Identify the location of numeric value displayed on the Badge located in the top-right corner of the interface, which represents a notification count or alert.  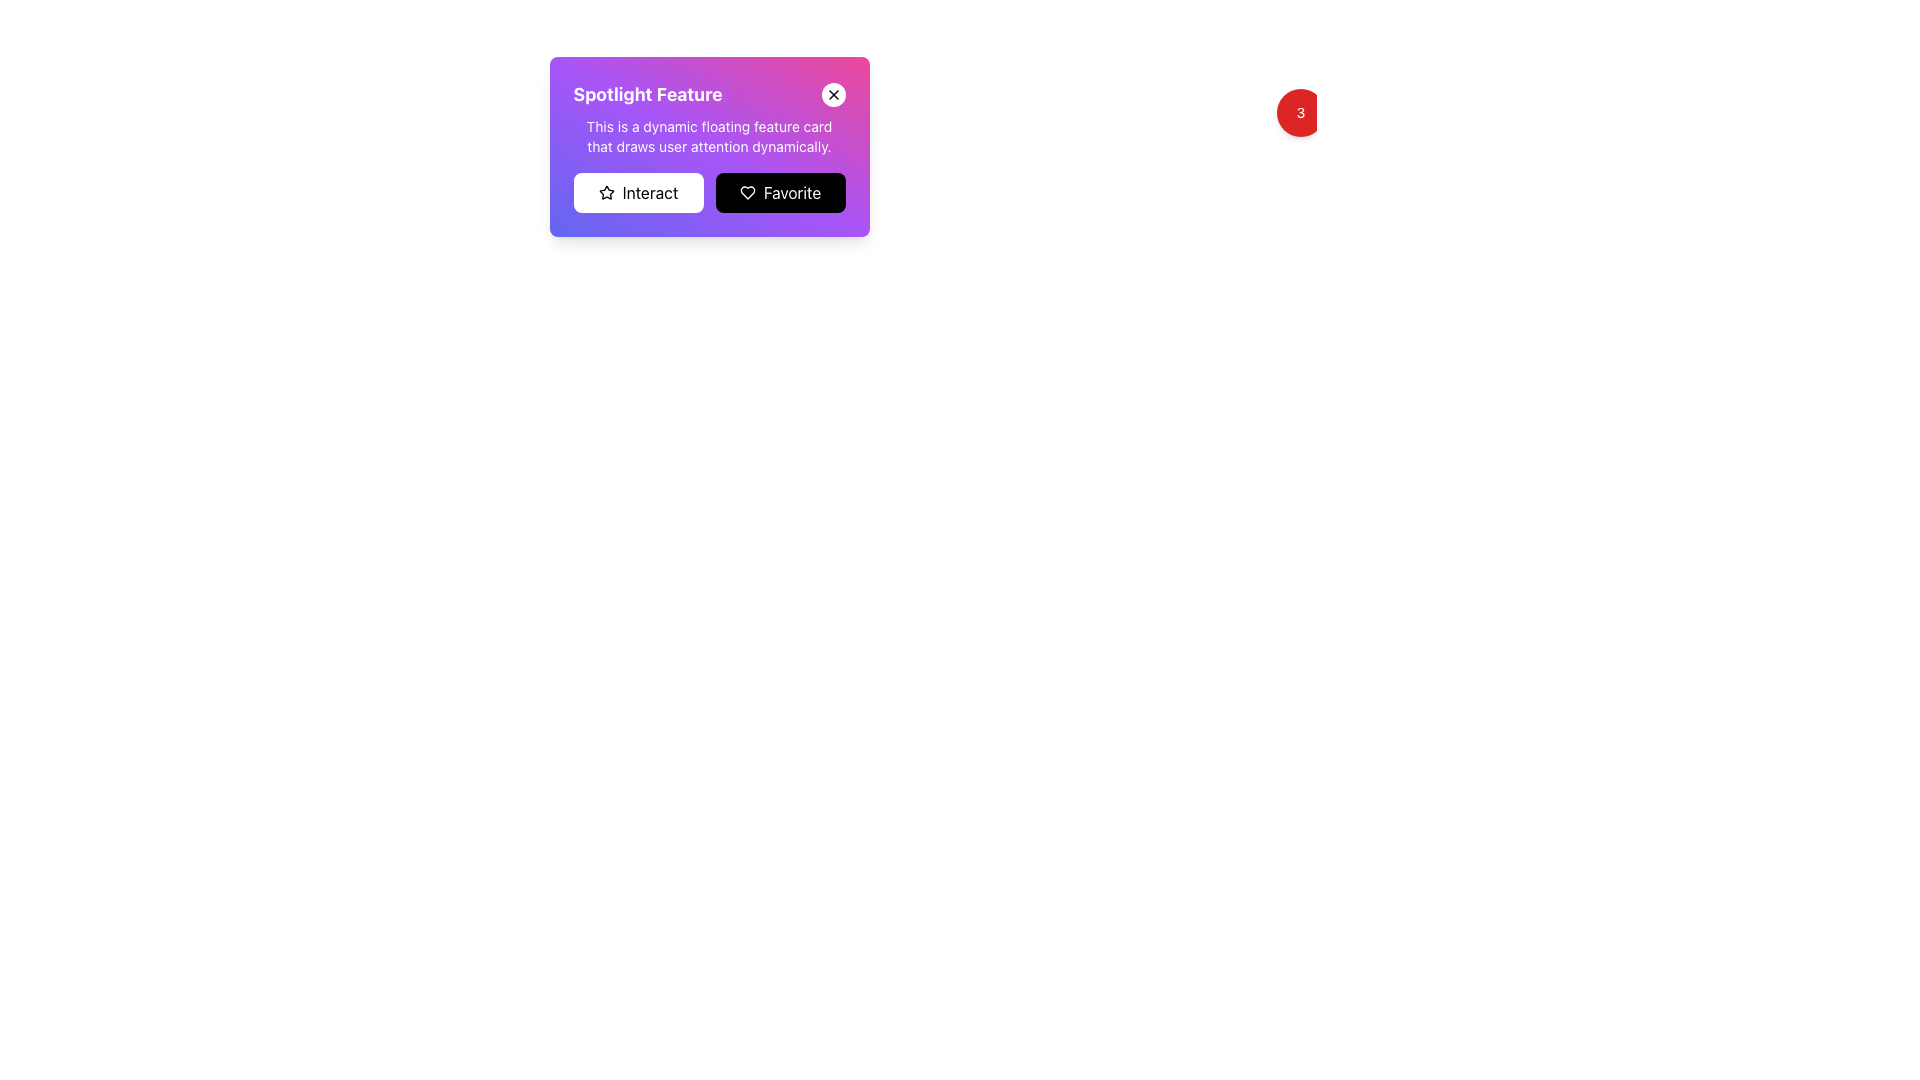
(1300, 112).